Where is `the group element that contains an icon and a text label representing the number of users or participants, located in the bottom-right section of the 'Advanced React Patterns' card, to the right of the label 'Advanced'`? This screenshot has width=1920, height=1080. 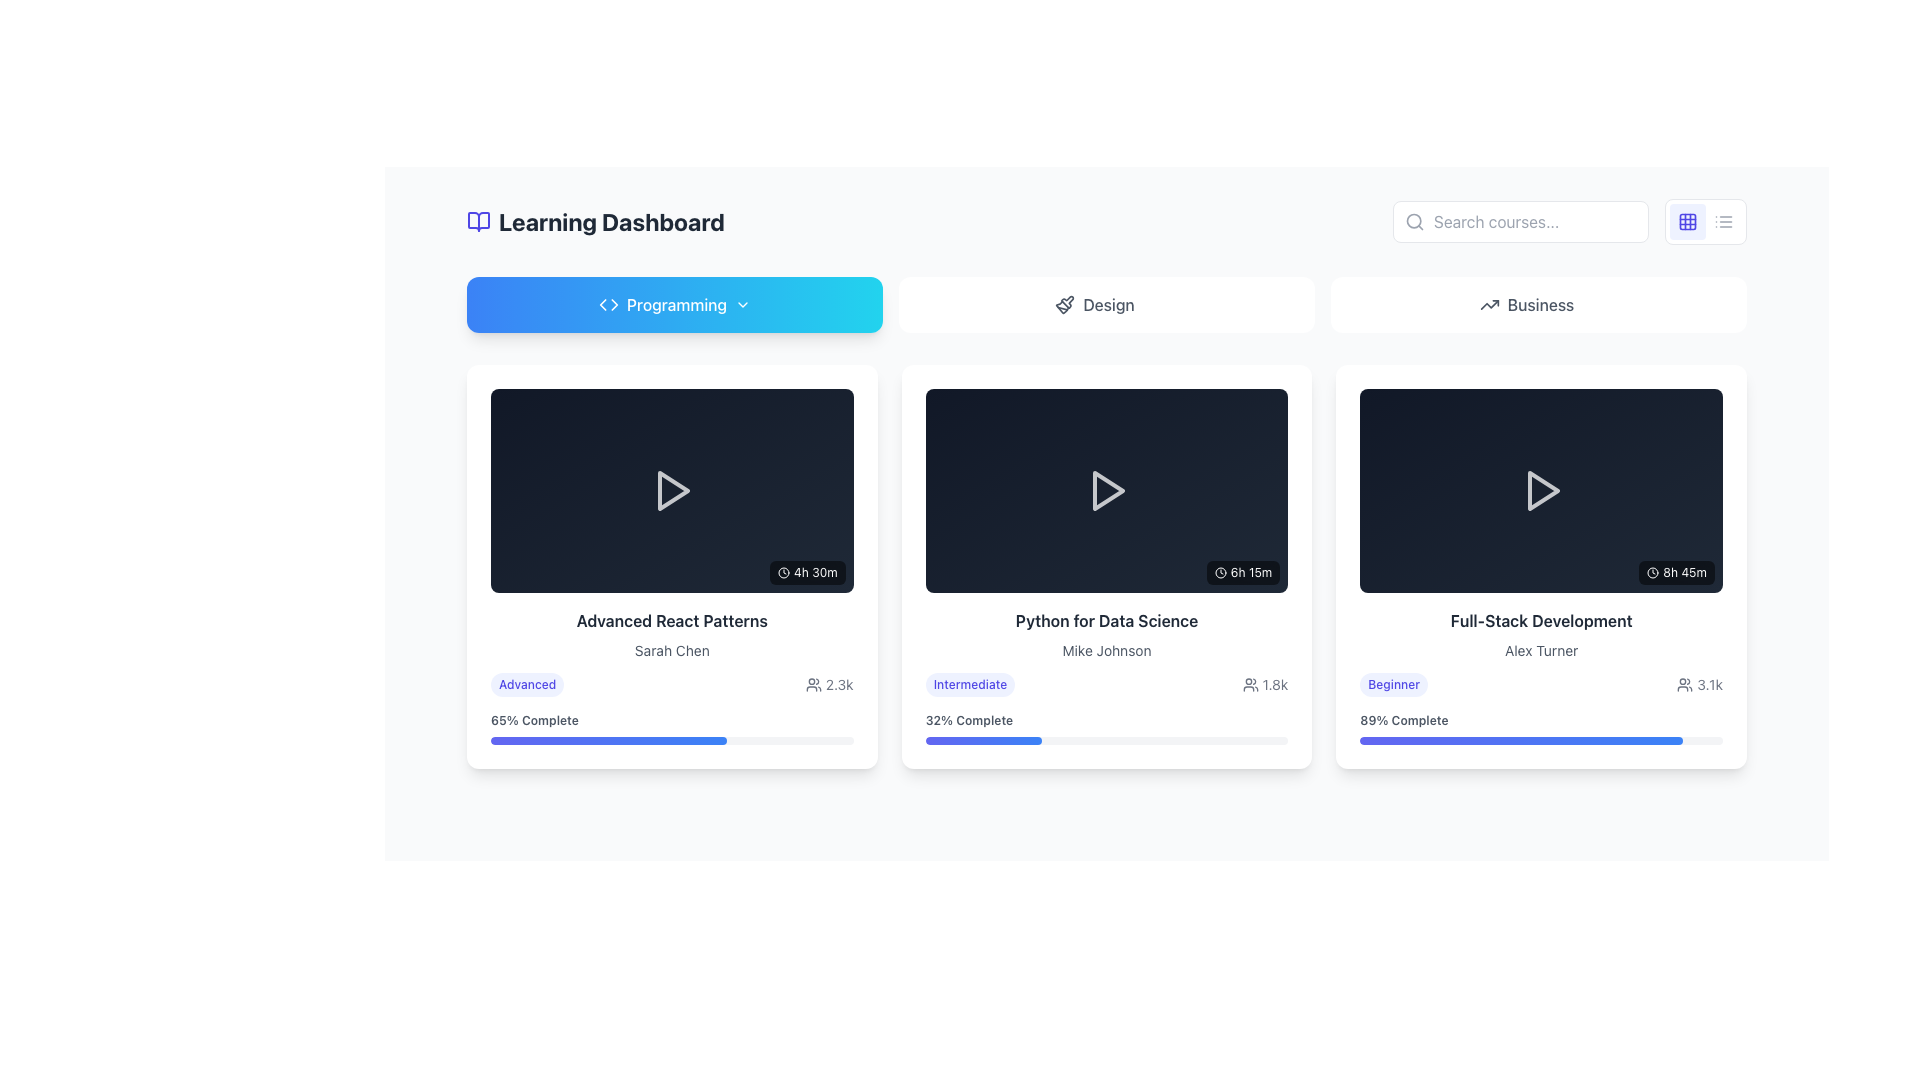 the group element that contains an icon and a text label representing the number of users or participants, located in the bottom-right section of the 'Advanced React Patterns' card, to the right of the label 'Advanced' is located at coordinates (829, 683).